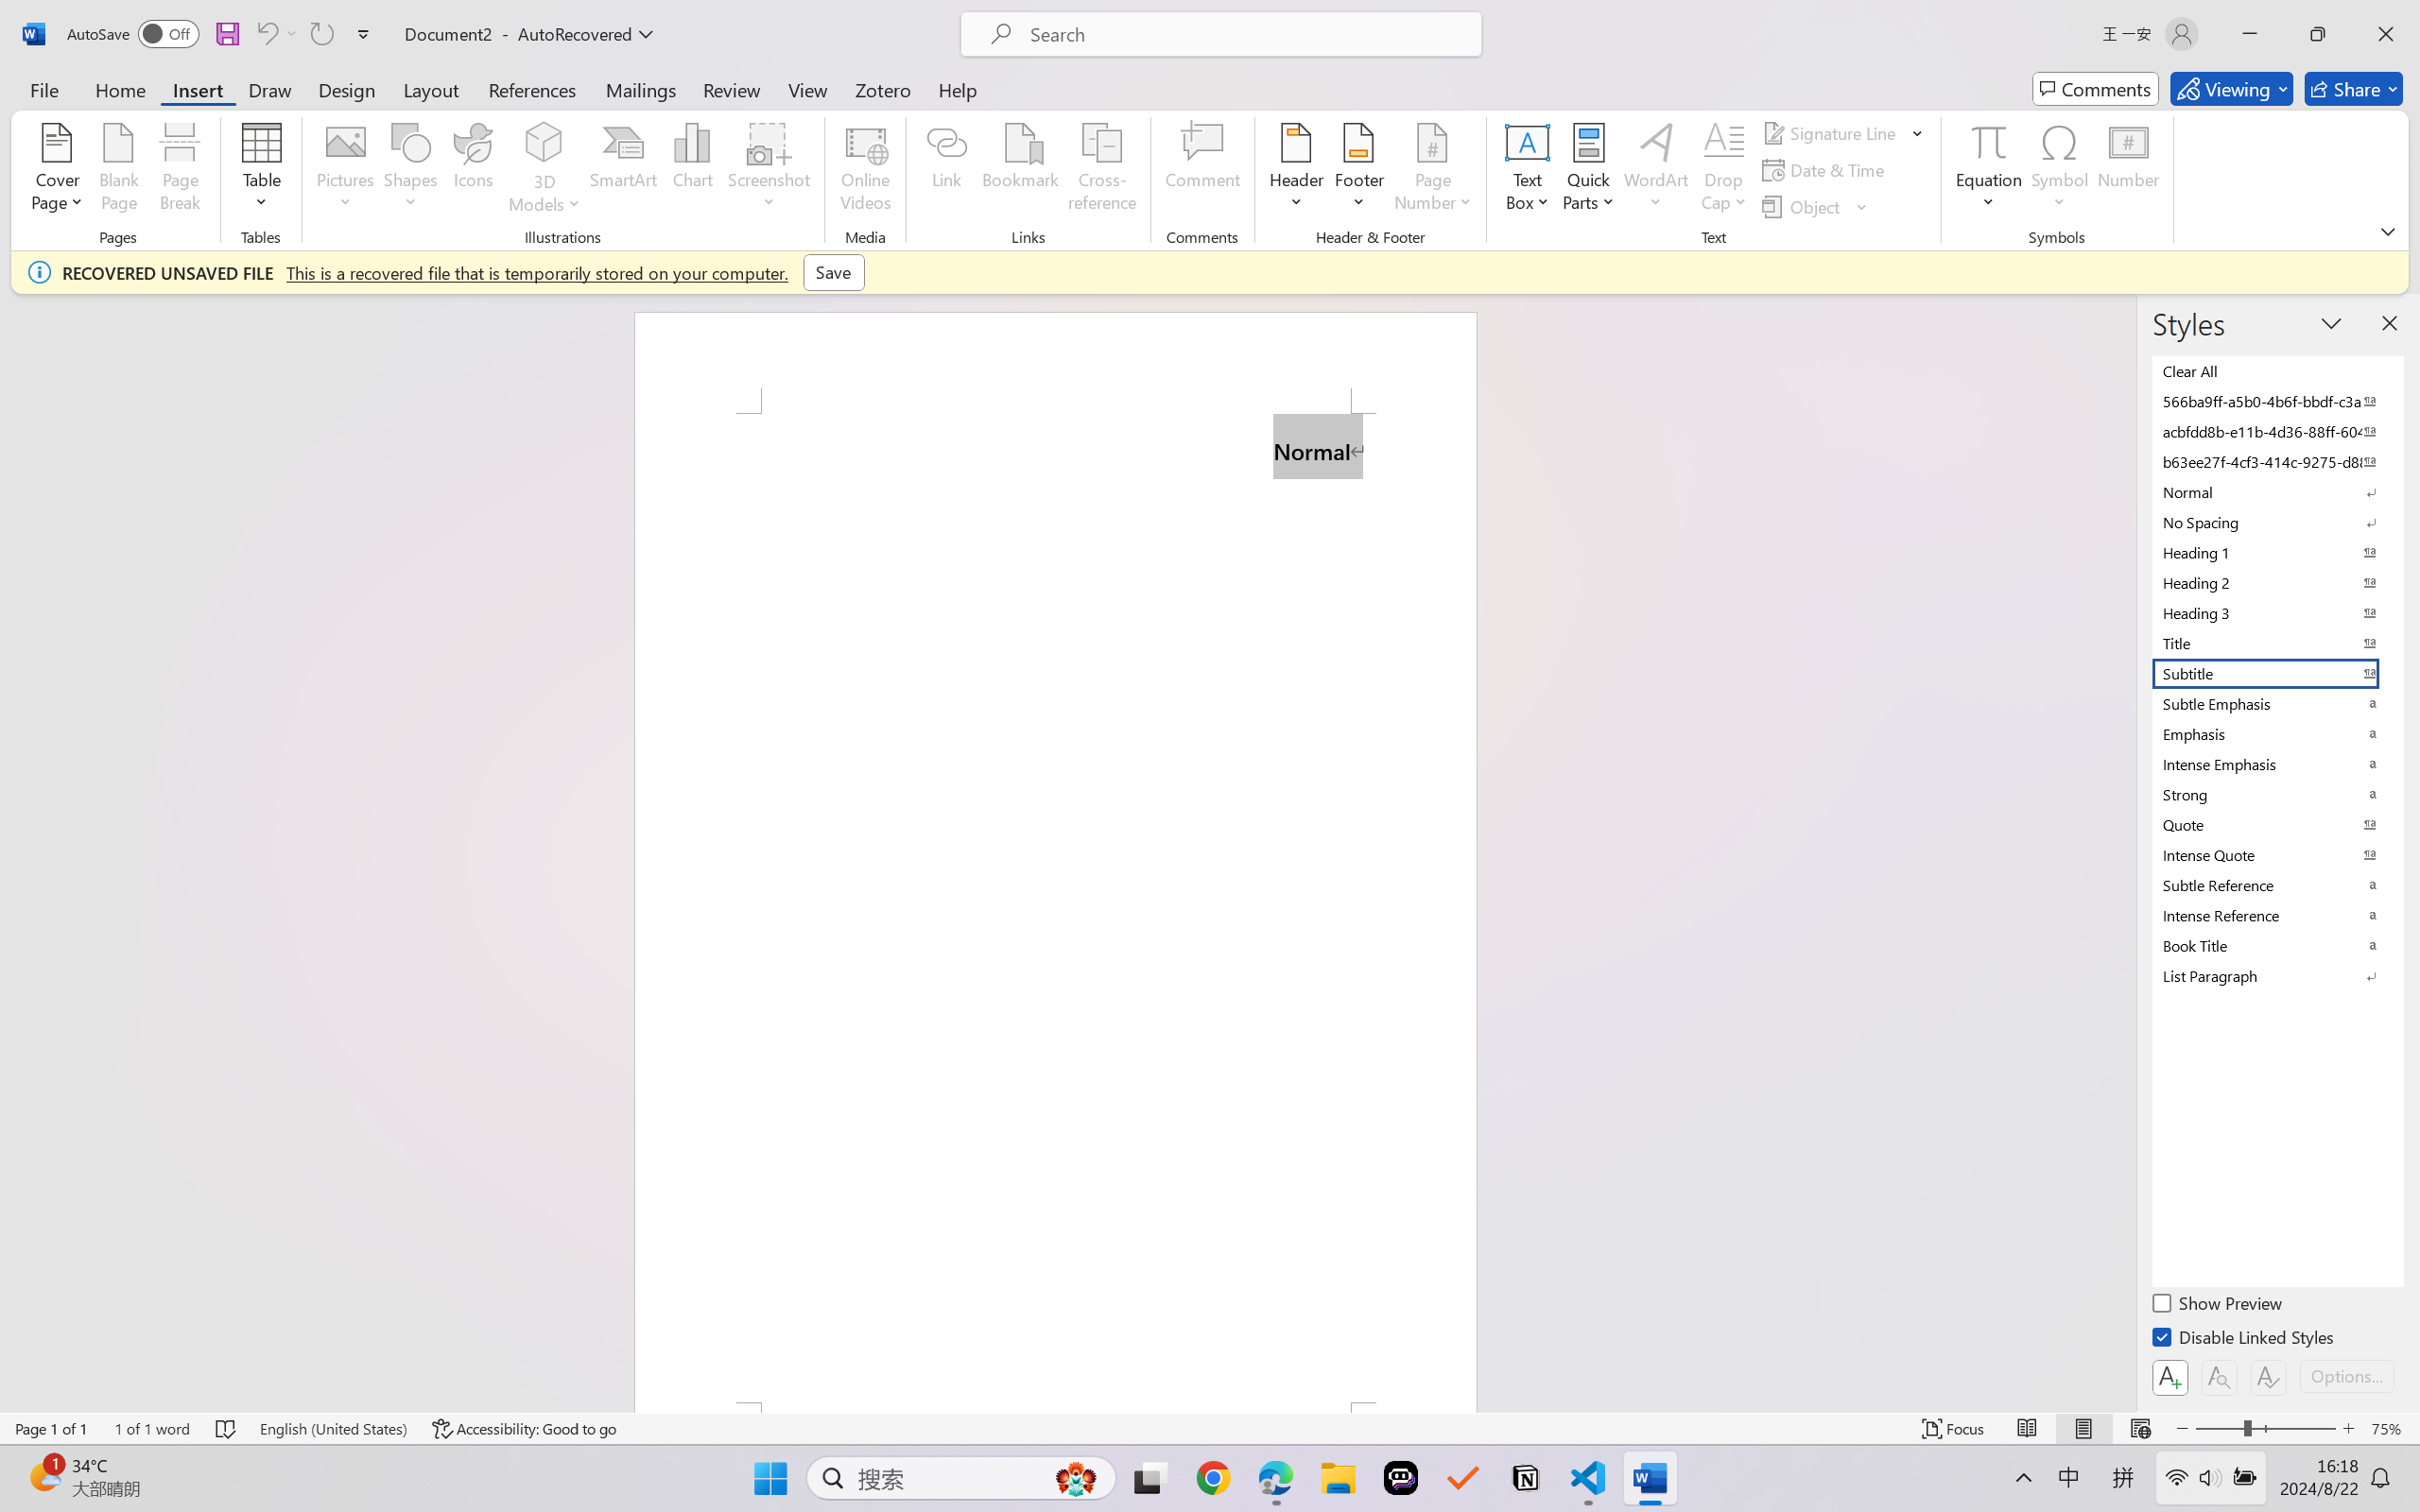 The width and height of the screenshot is (2420, 1512). I want to click on 'SmartArt...', so click(624, 170).